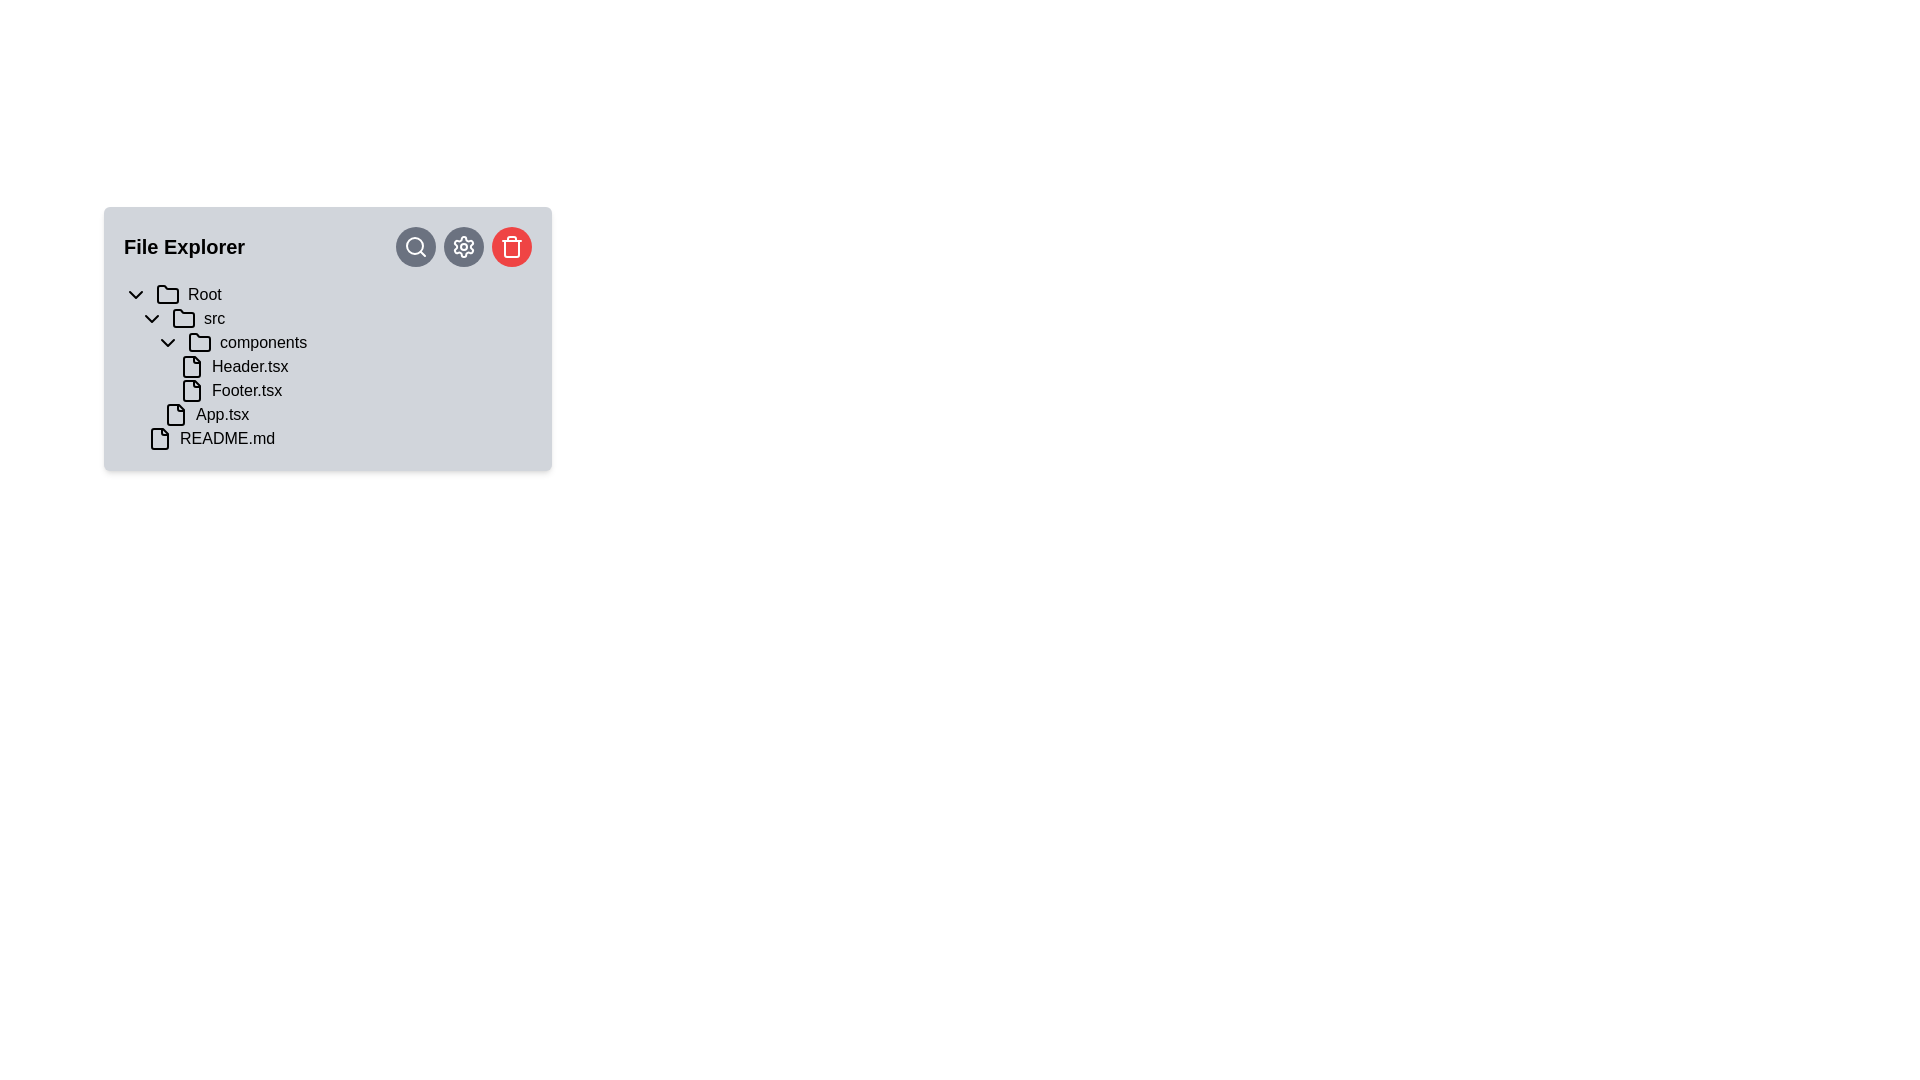 Image resolution: width=1920 pixels, height=1080 pixels. What do you see at coordinates (192, 390) in the screenshot?
I see `the file icon resembling a document with a folded corner, located next to the text label 'Footer.tsx' in the 'File Explorer' module` at bounding box center [192, 390].